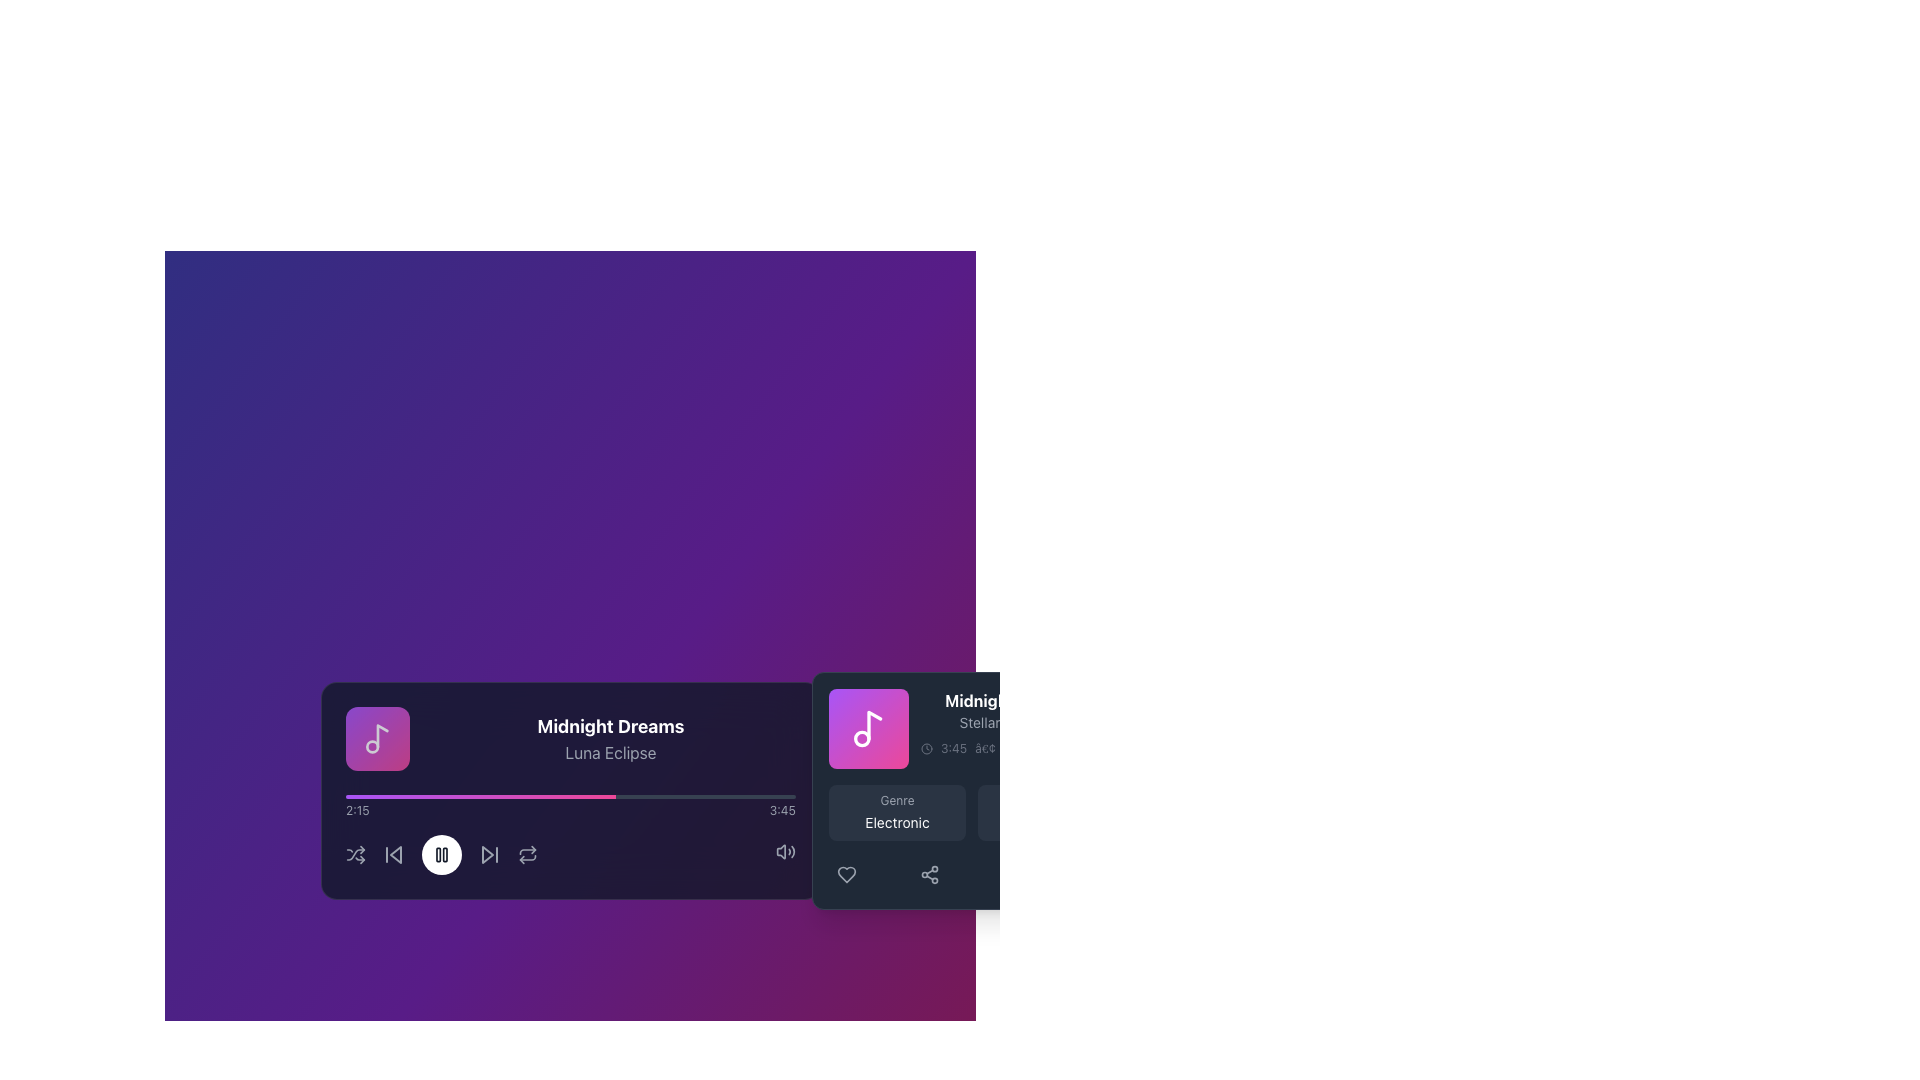 This screenshot has width=1920, height=1080. Describe the element at coordinates (440, 855) in the screenshot. I see `the Pause button icon, which is represented by two vertical rectangles, located at the center of a circular button with a white background in the music player interface` at that location.